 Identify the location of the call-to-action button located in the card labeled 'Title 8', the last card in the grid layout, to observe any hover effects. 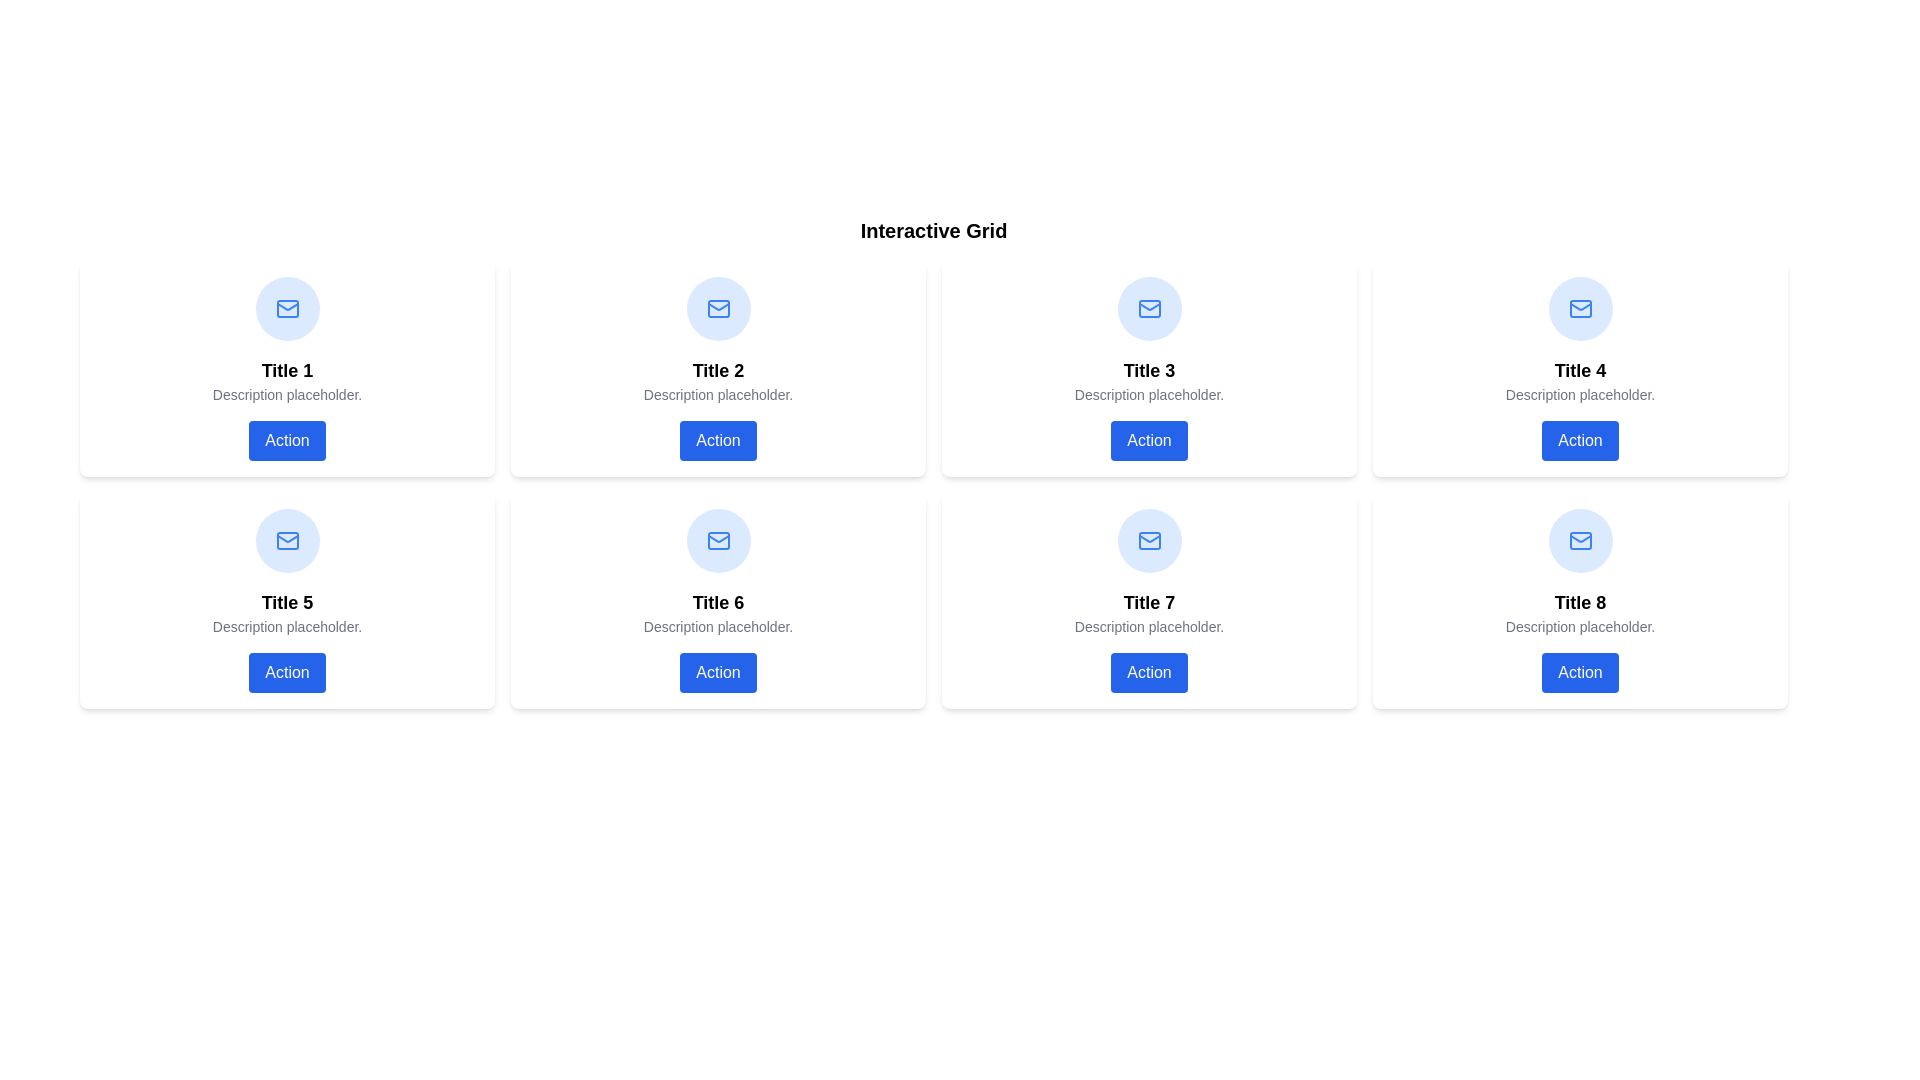
(1579, 672).